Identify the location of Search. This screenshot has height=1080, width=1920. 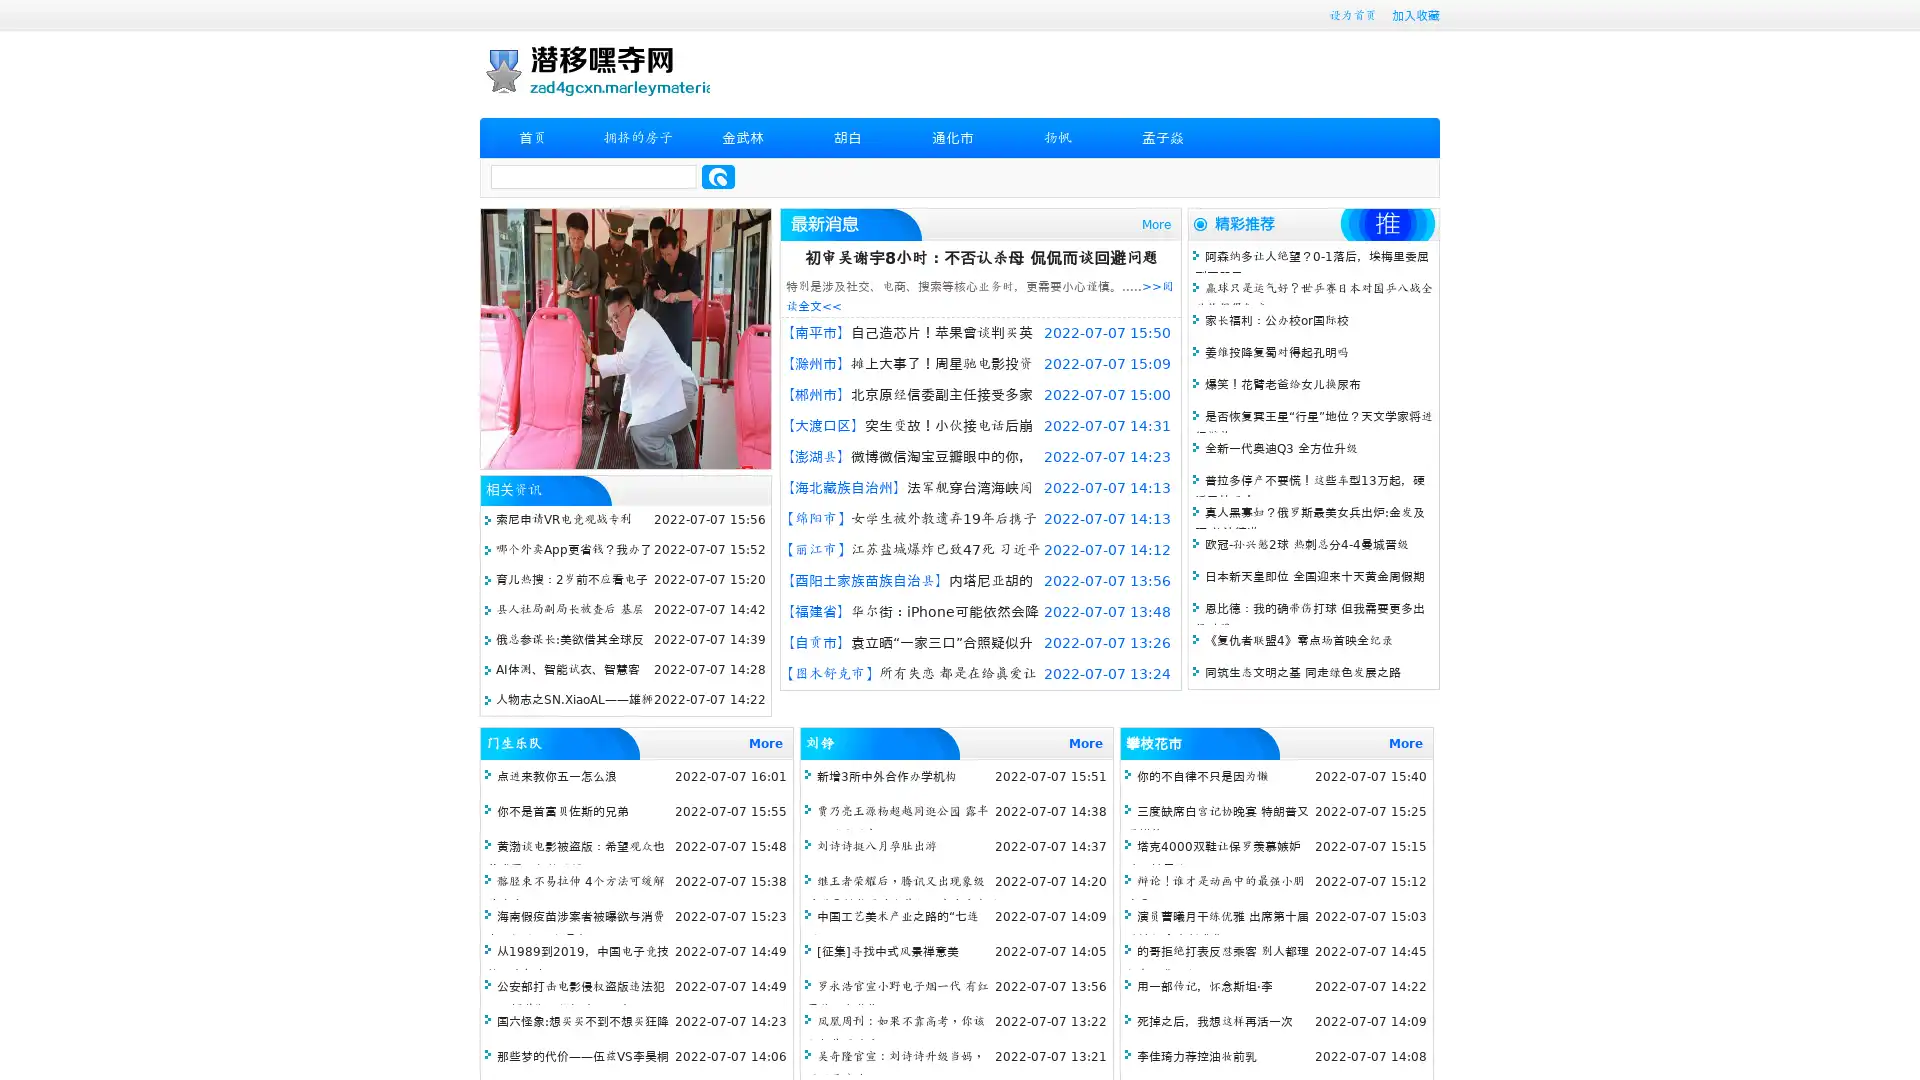
(718, 176).